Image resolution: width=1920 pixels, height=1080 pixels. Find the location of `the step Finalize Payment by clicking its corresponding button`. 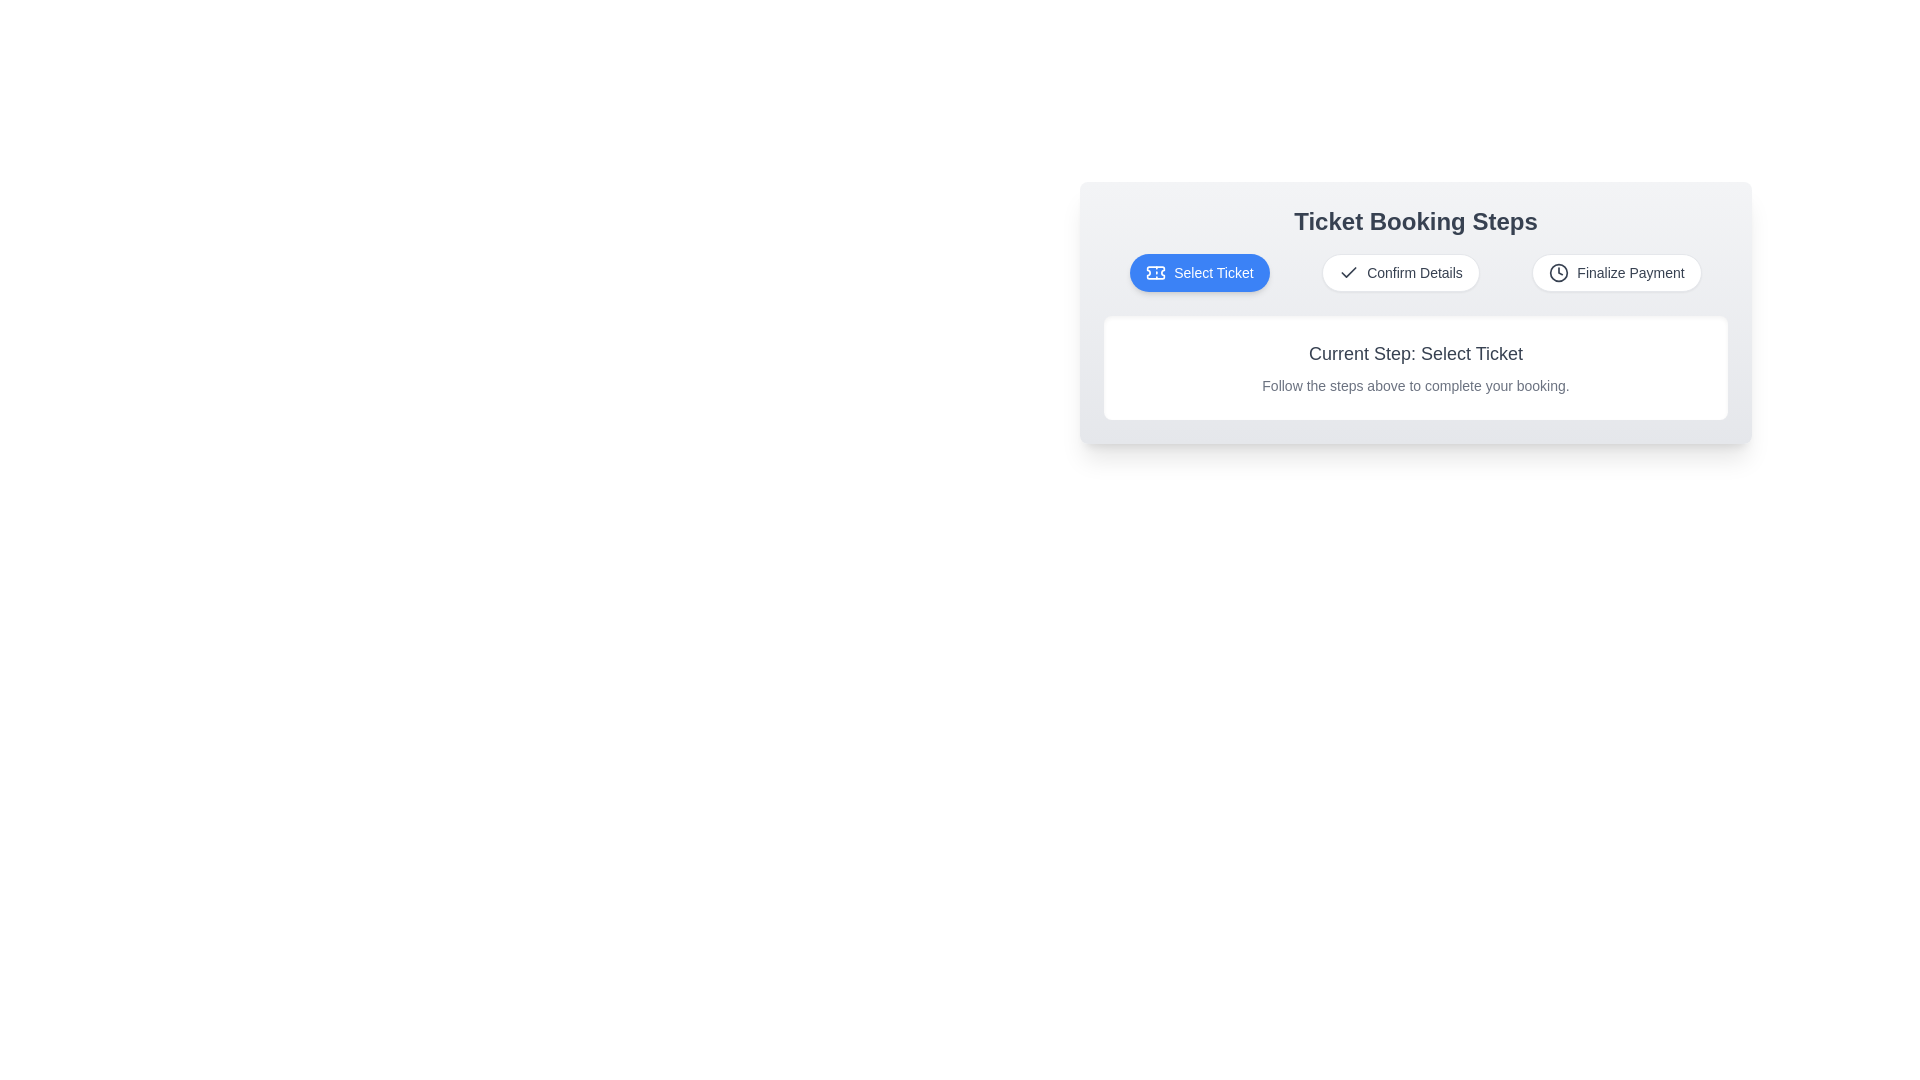

the step Finalize Payment by clicking its corresponding button is located at coordinates (1617, 273).